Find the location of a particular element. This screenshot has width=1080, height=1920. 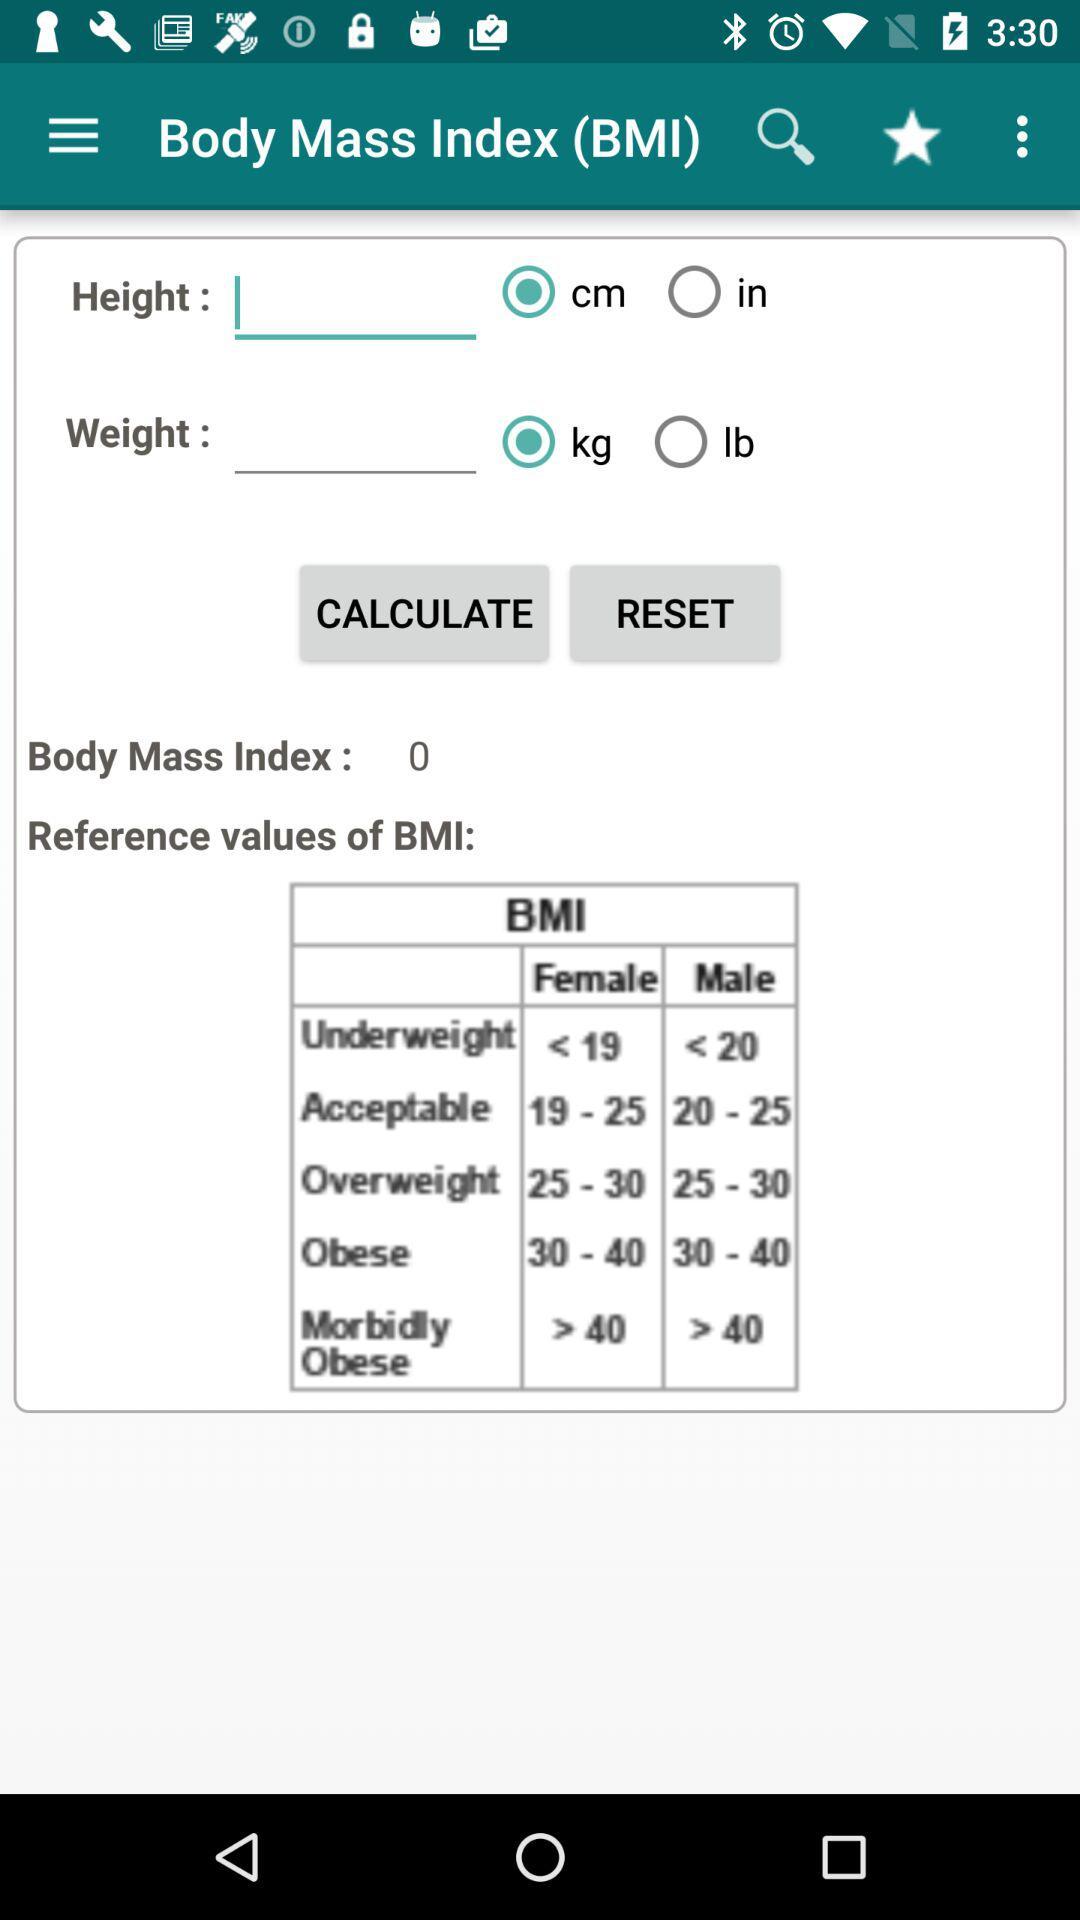

icon above the lb is located at coordinates (709, 290).